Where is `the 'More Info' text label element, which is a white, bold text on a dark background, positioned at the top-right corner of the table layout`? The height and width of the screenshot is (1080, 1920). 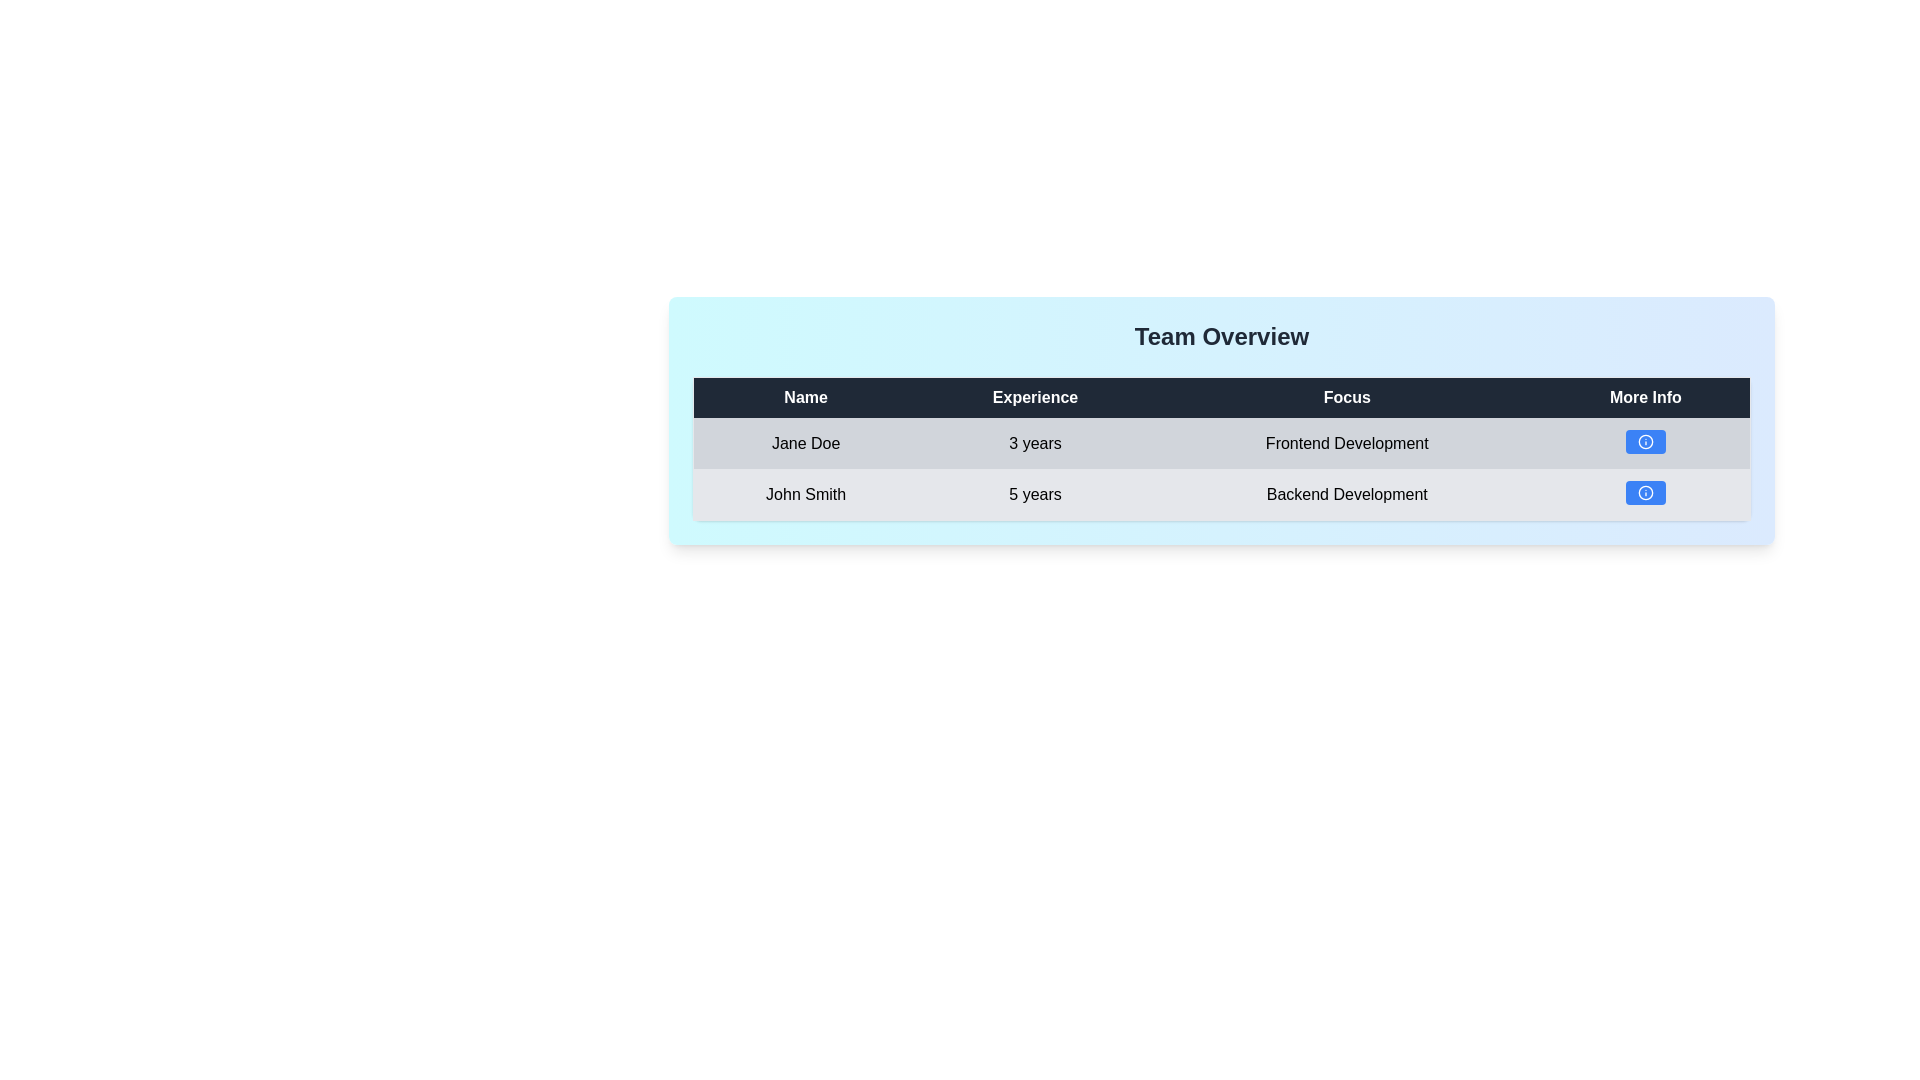 the 'More Info' text label element, which is a white, bold text on a dark background, positioned at the top-right corner of the table layout is located at coordinates (1646, 397).